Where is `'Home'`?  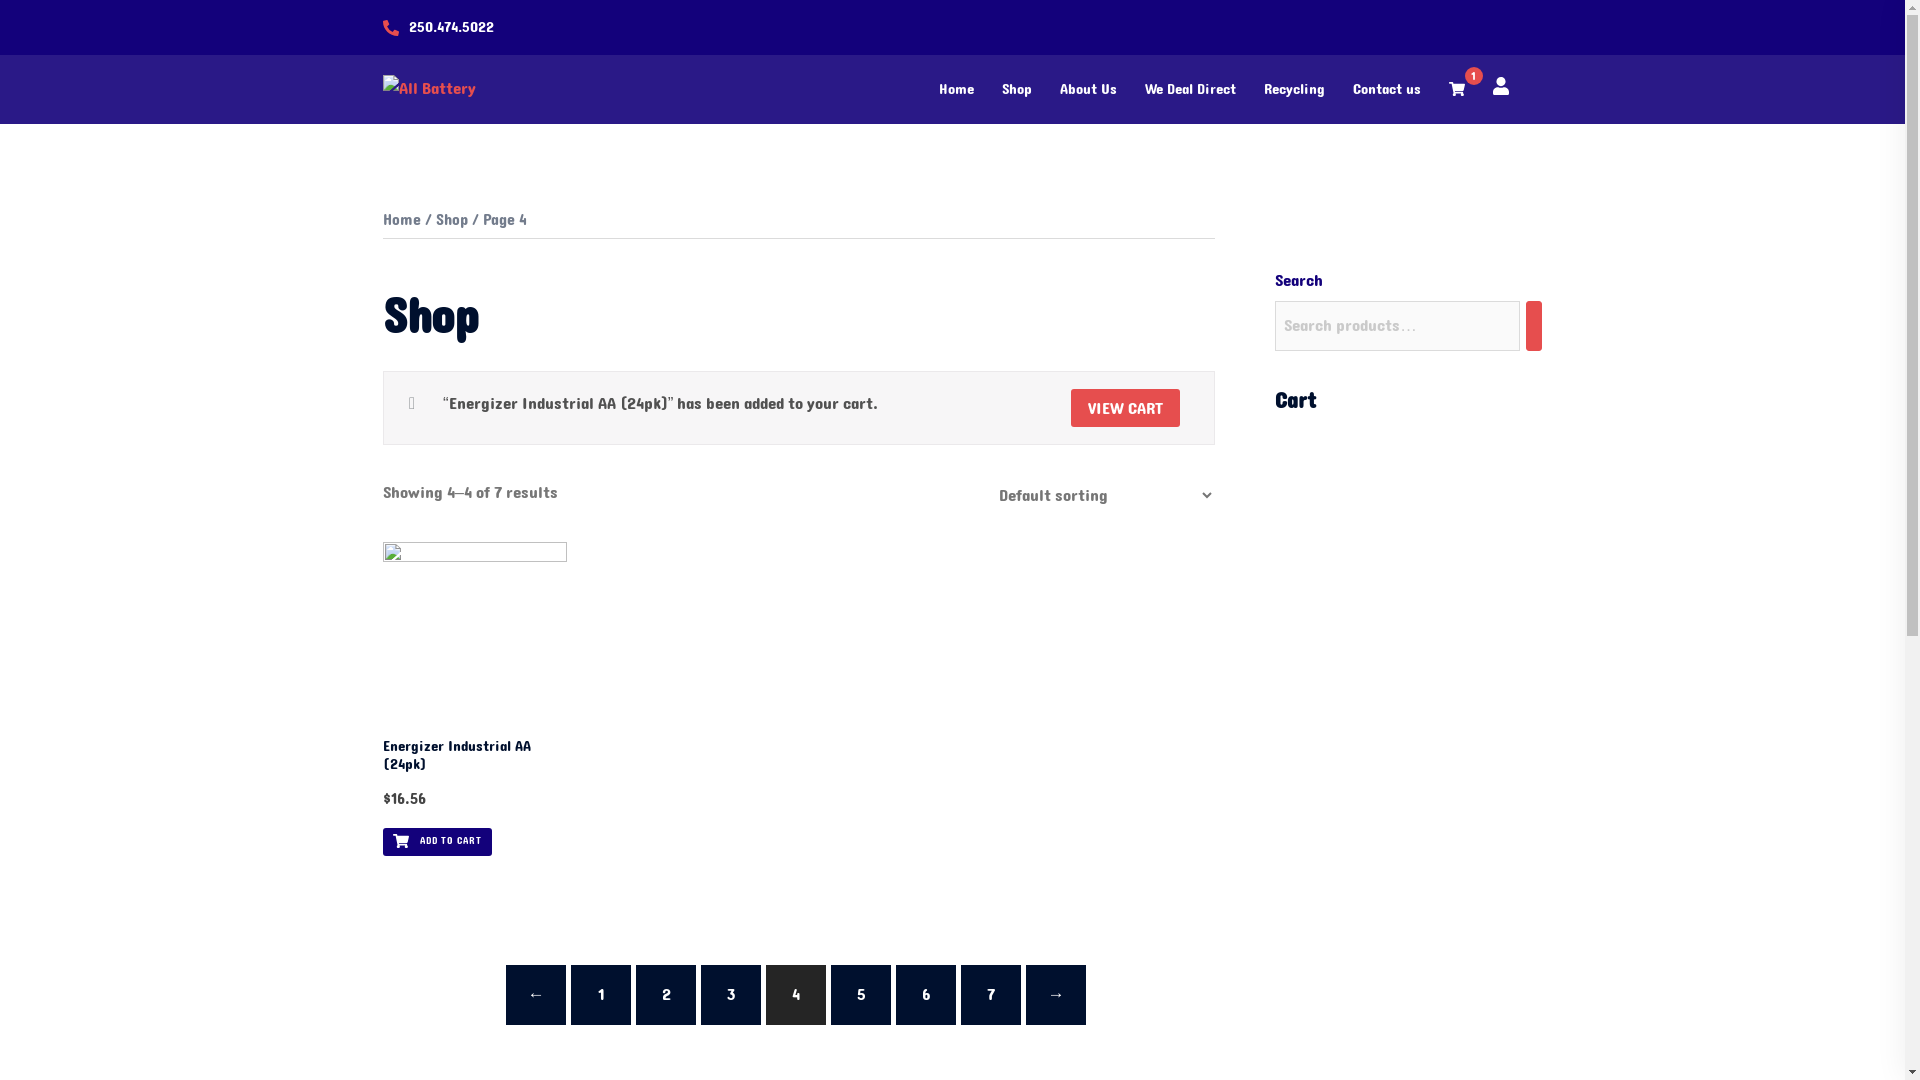 'Home' is located at coordinates (400, 219).